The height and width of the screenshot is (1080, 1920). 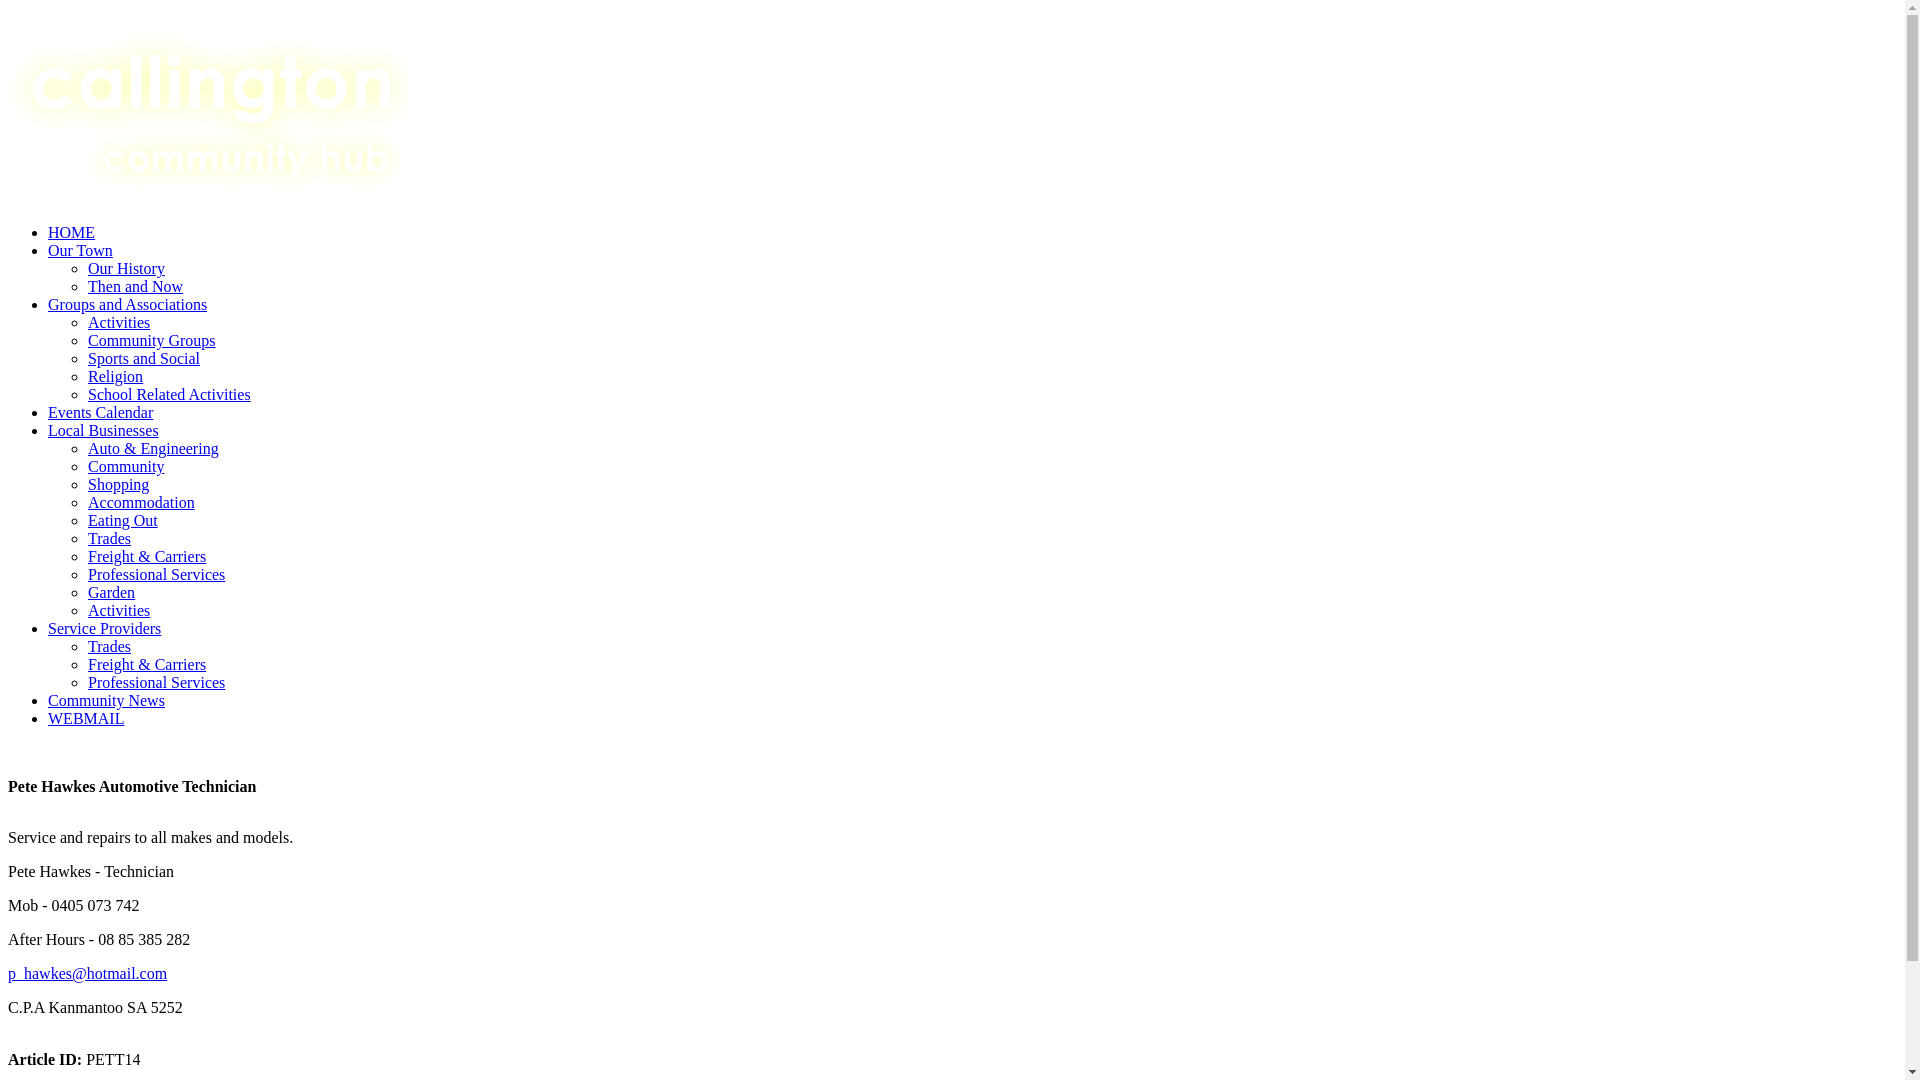 I want to click on 'Shopping', so click(x=117, y=484).